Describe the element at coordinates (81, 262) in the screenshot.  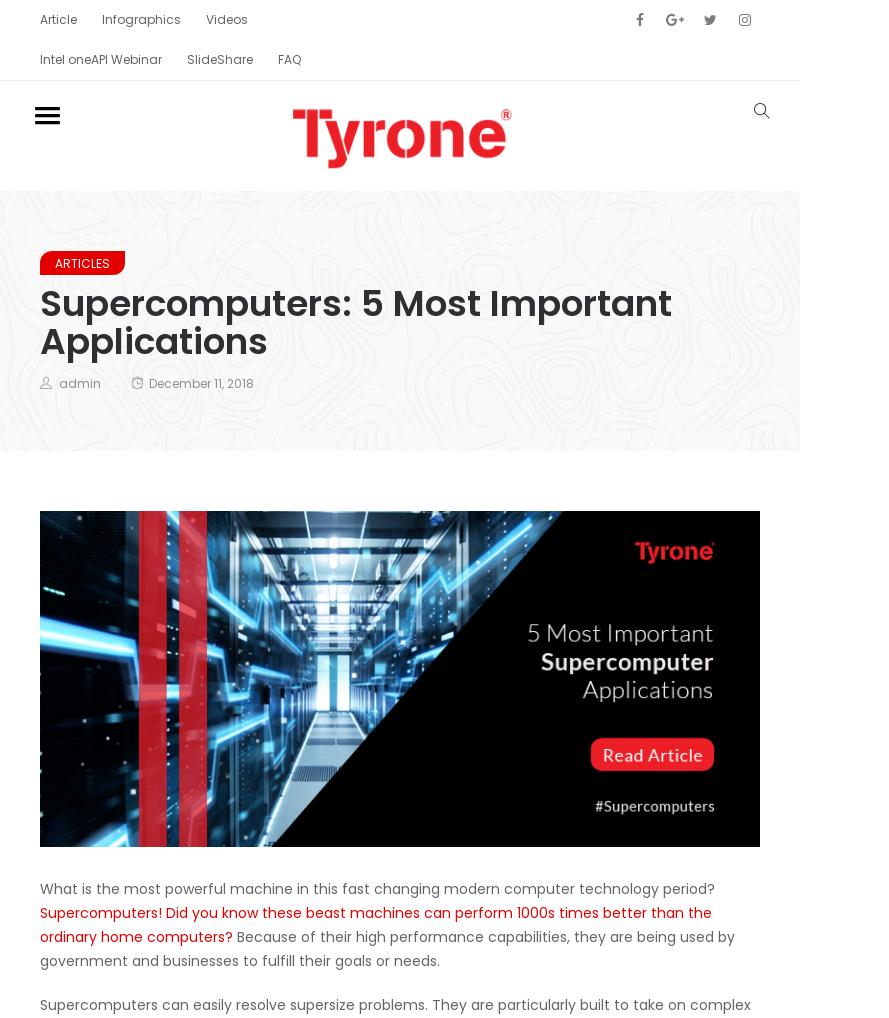
I see `'articles'` at that location.